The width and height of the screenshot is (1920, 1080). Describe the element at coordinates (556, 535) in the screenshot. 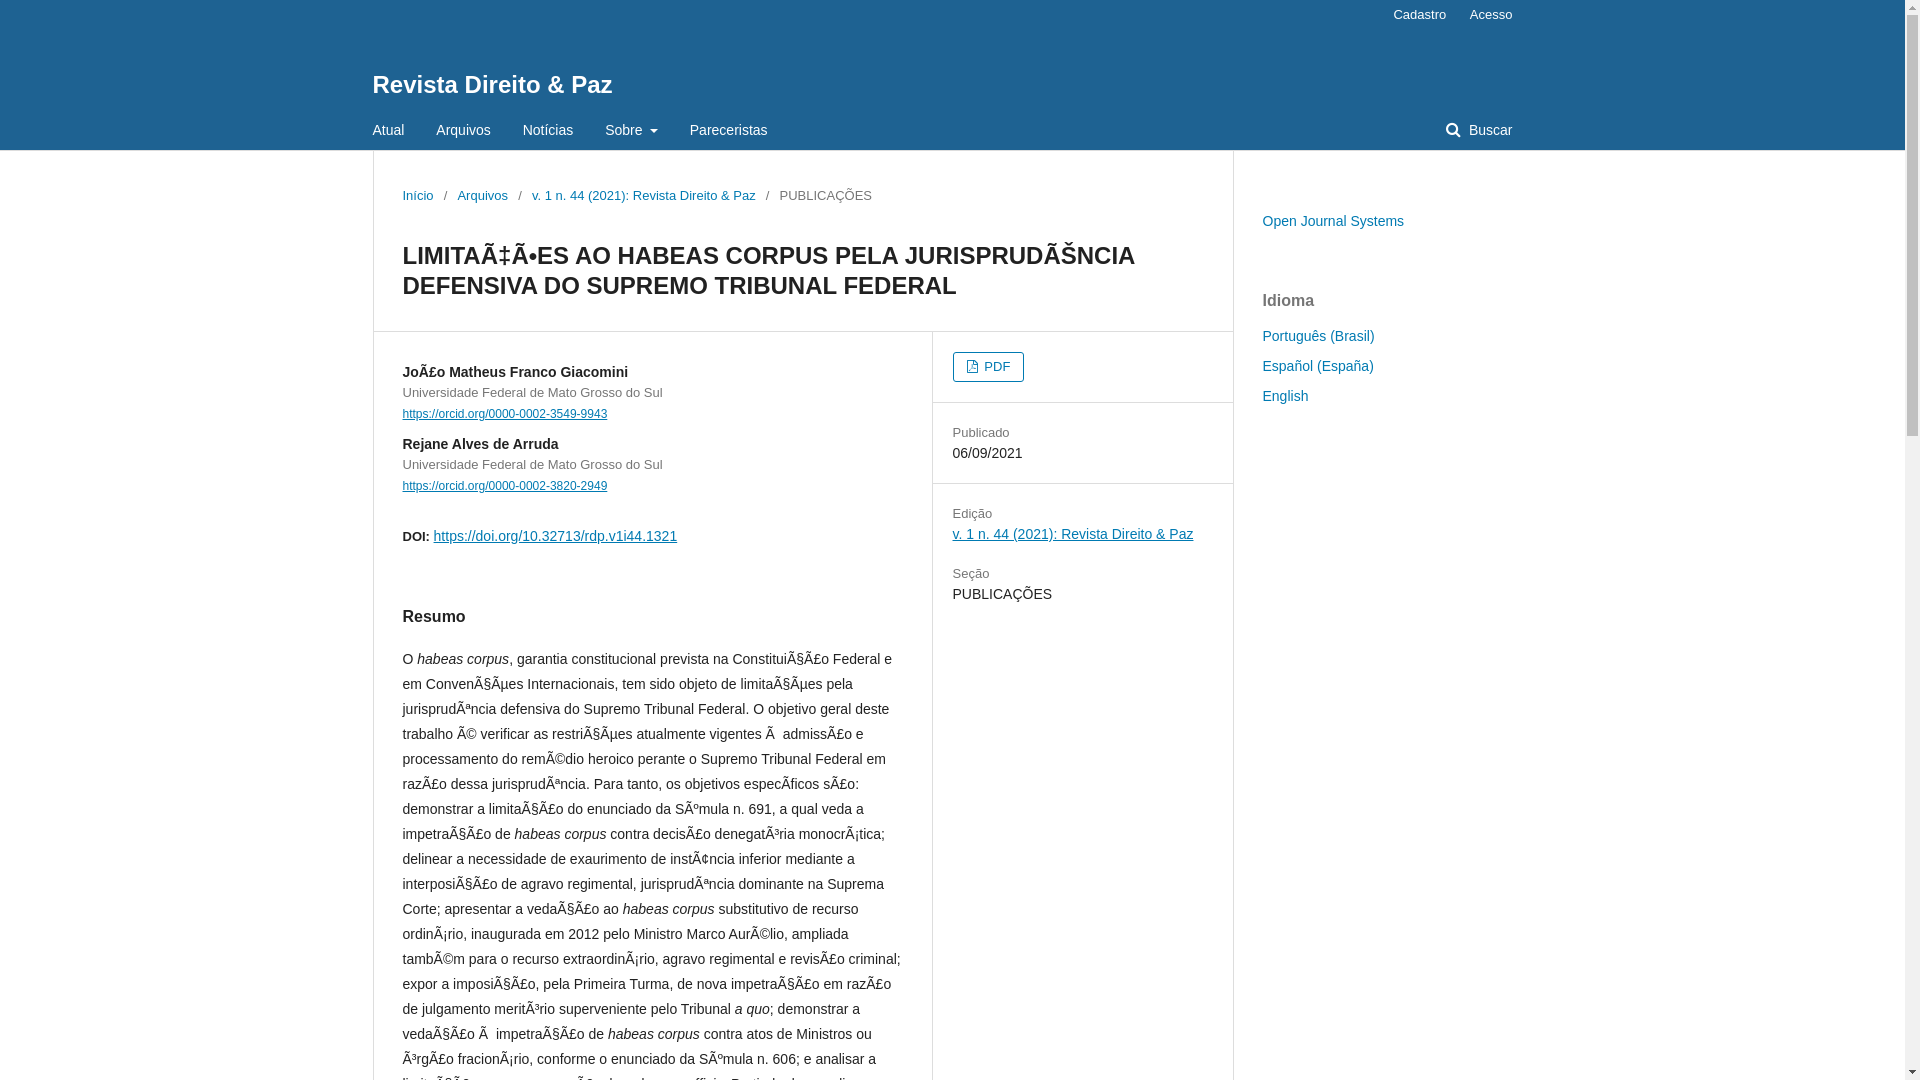

I see `'https://doi.org/10.32713/rdp.v1i44.1321'` at that location.